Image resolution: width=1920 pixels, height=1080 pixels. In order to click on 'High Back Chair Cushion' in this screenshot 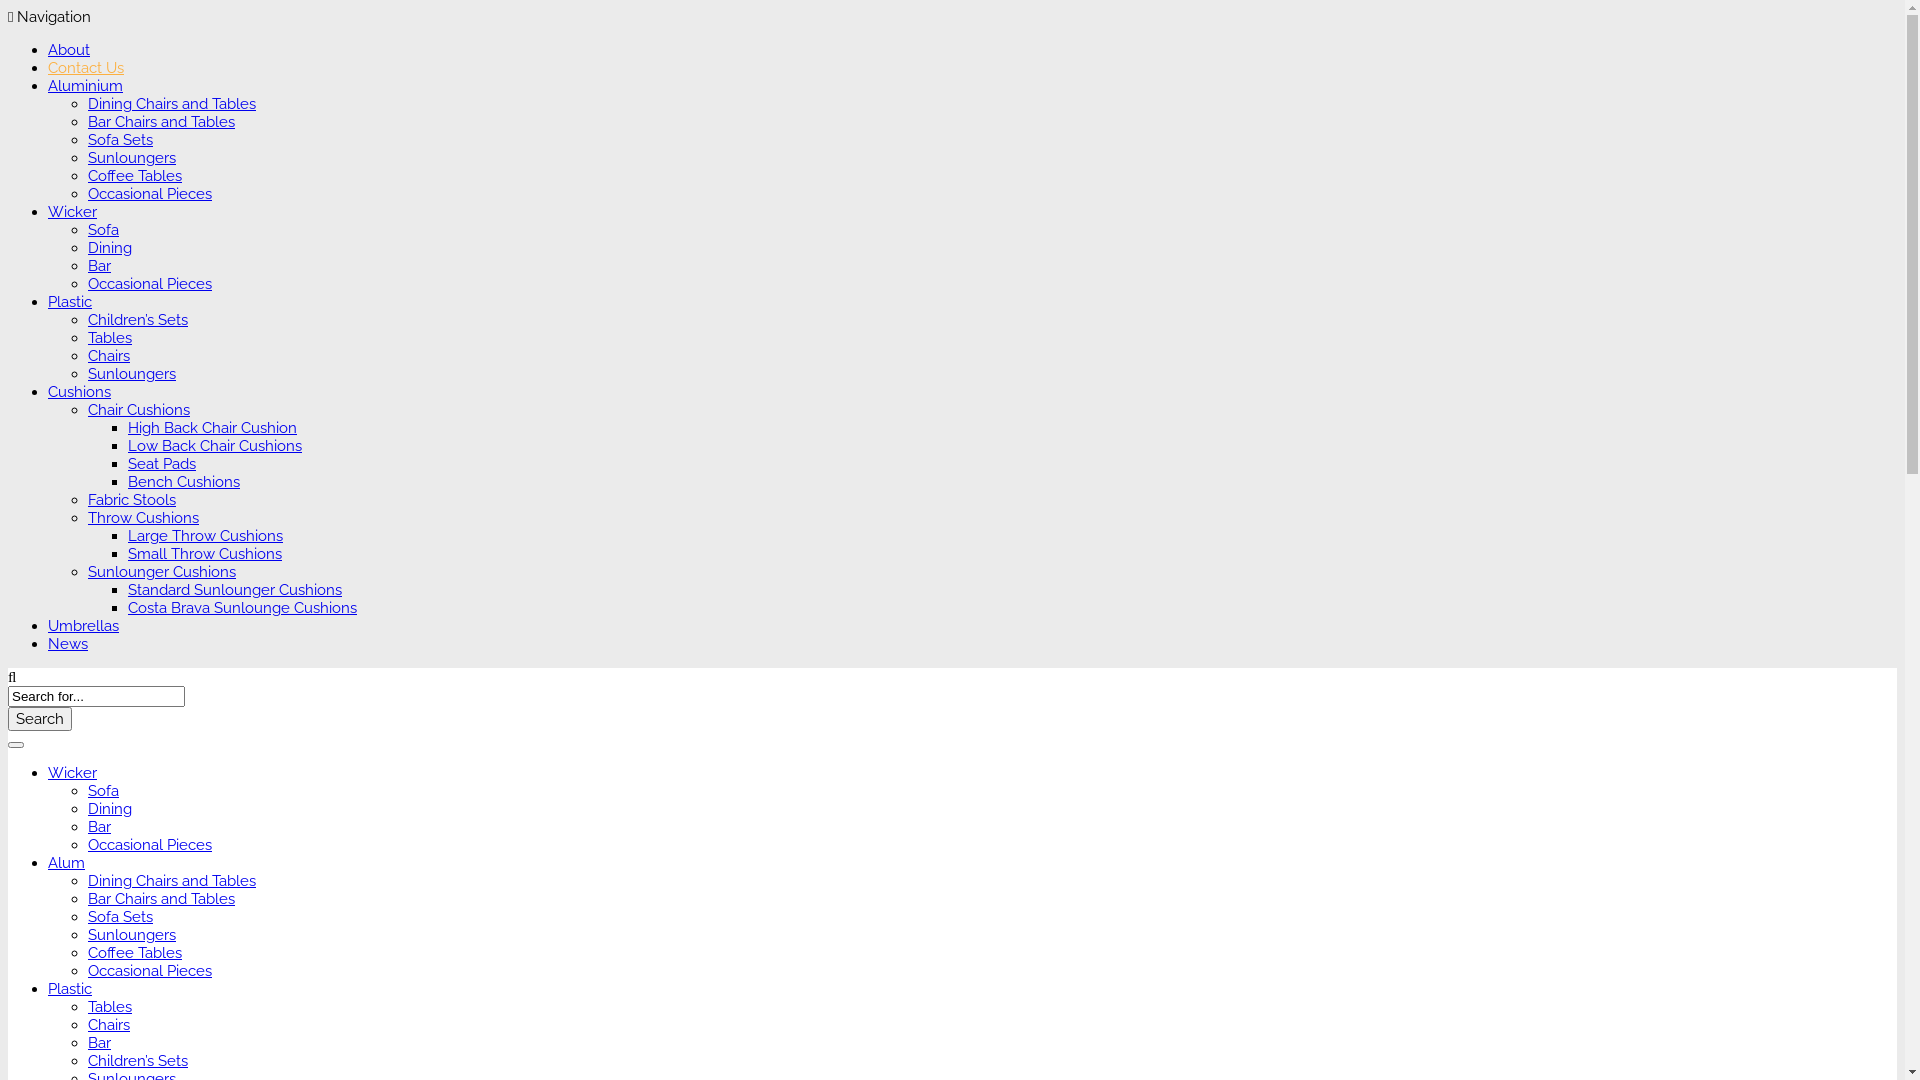, I will do `click(127, 427)`.